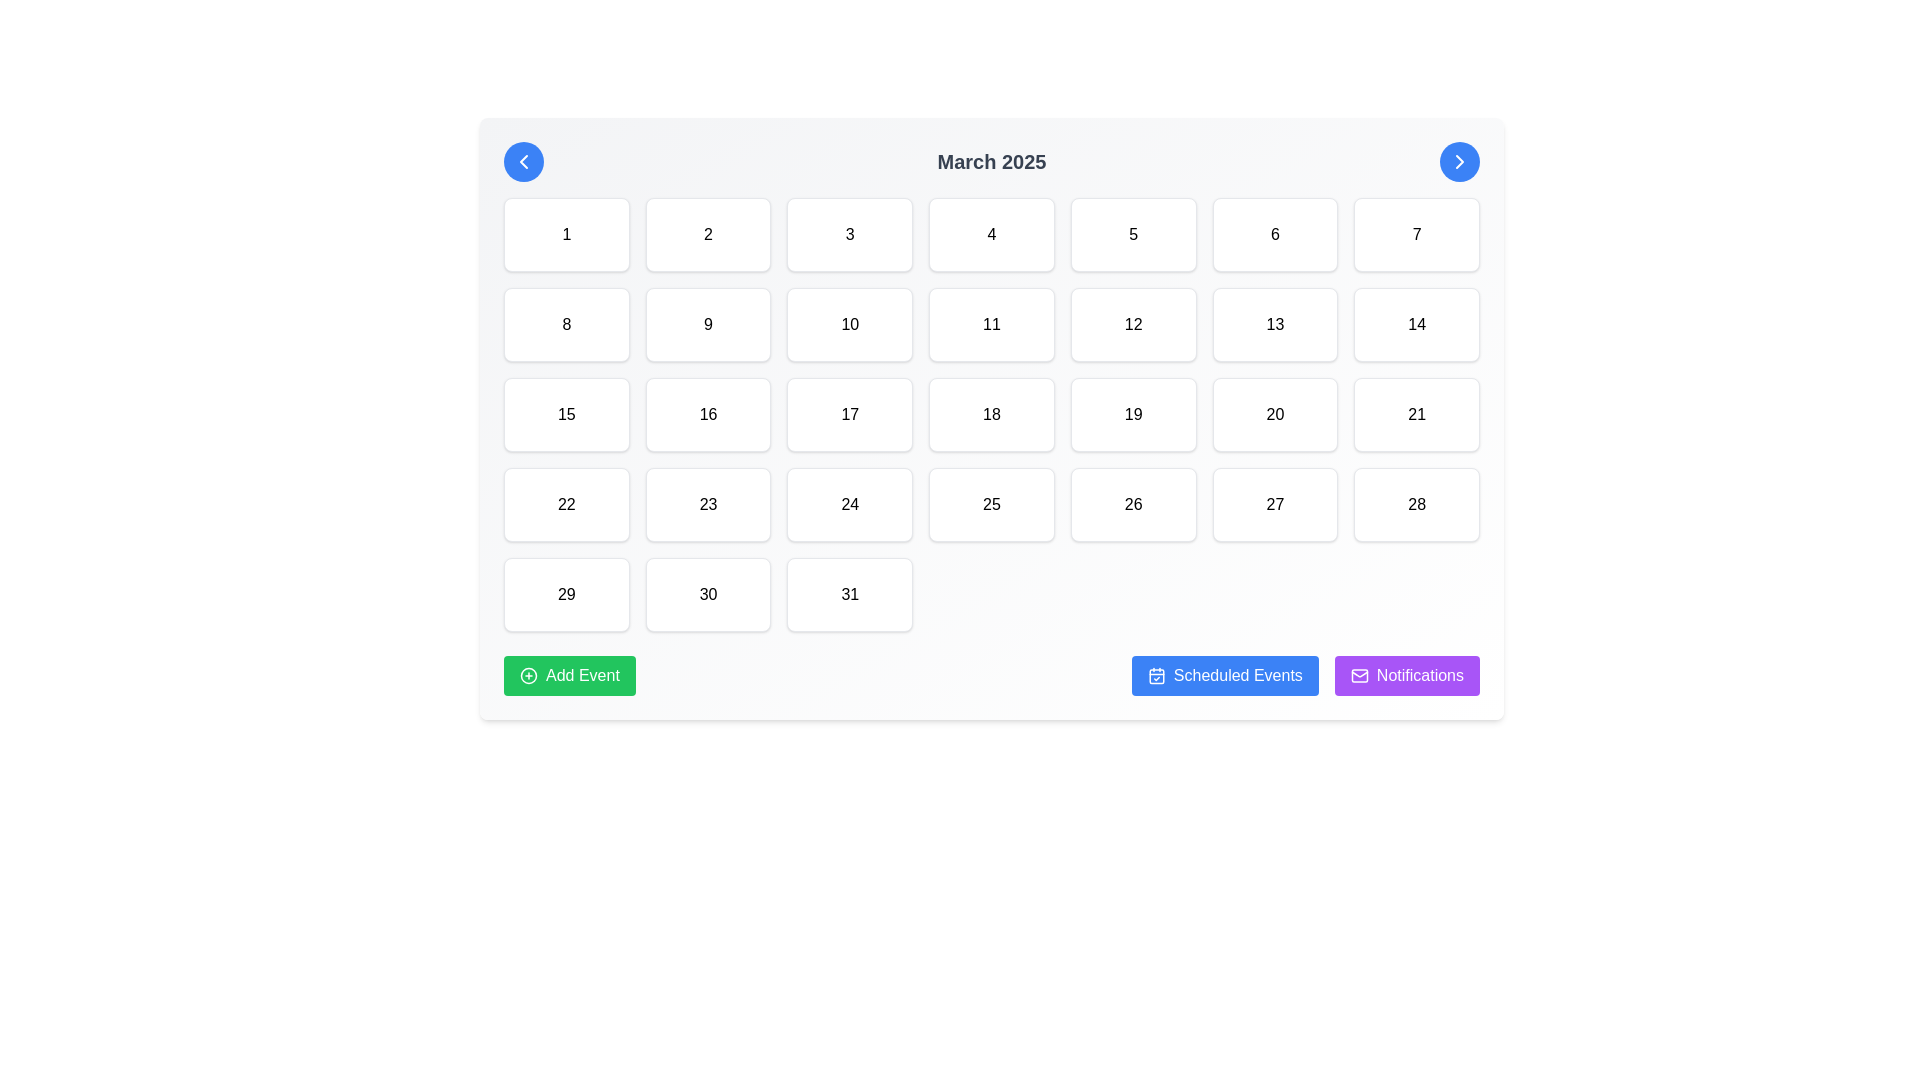 This screenshot has width=1920, height=1080. I want to click on the rightward-pointing chevron icon within the blue circular button located in the top-right corner above the calendar, so click(1459, 161).